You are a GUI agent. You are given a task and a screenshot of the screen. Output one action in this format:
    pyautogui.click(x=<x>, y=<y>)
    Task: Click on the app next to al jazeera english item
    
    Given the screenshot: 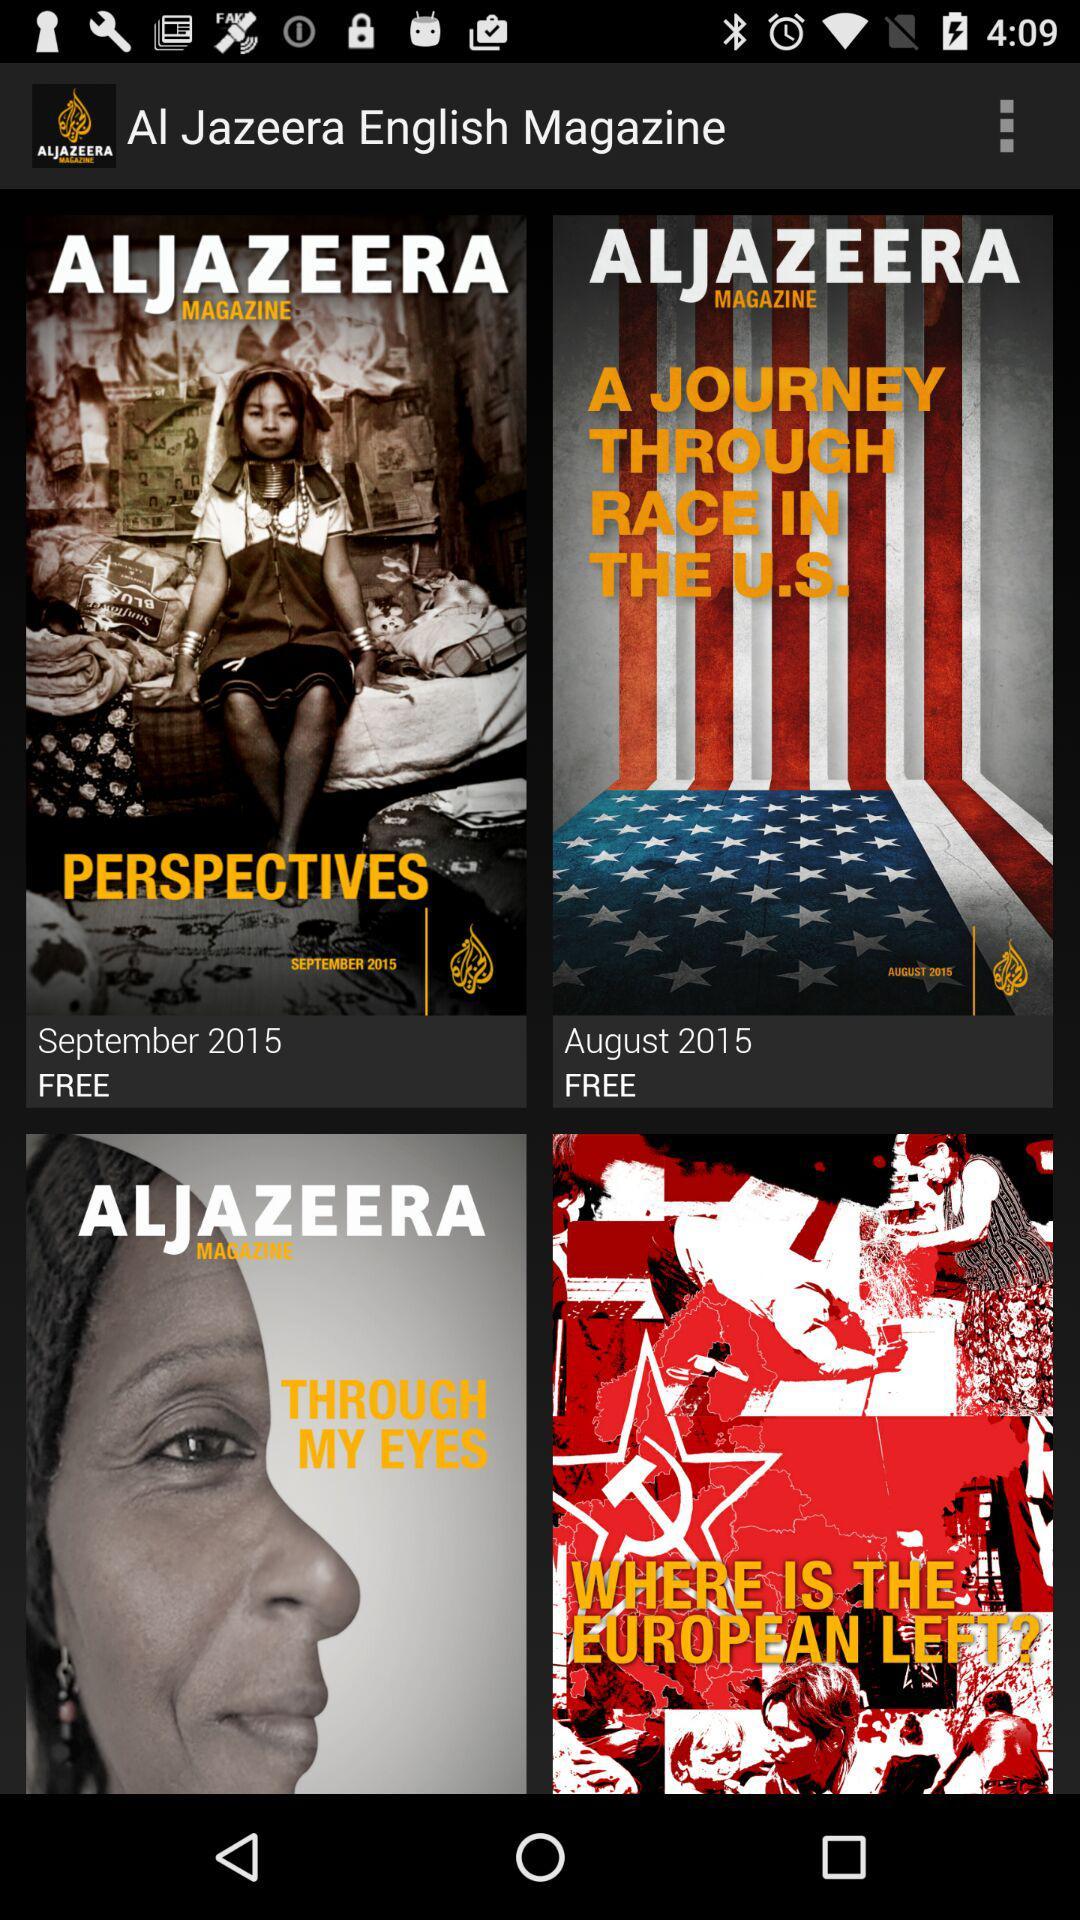 What is the action you would take?
    pyautogui.click(x=1006, y=124)
    